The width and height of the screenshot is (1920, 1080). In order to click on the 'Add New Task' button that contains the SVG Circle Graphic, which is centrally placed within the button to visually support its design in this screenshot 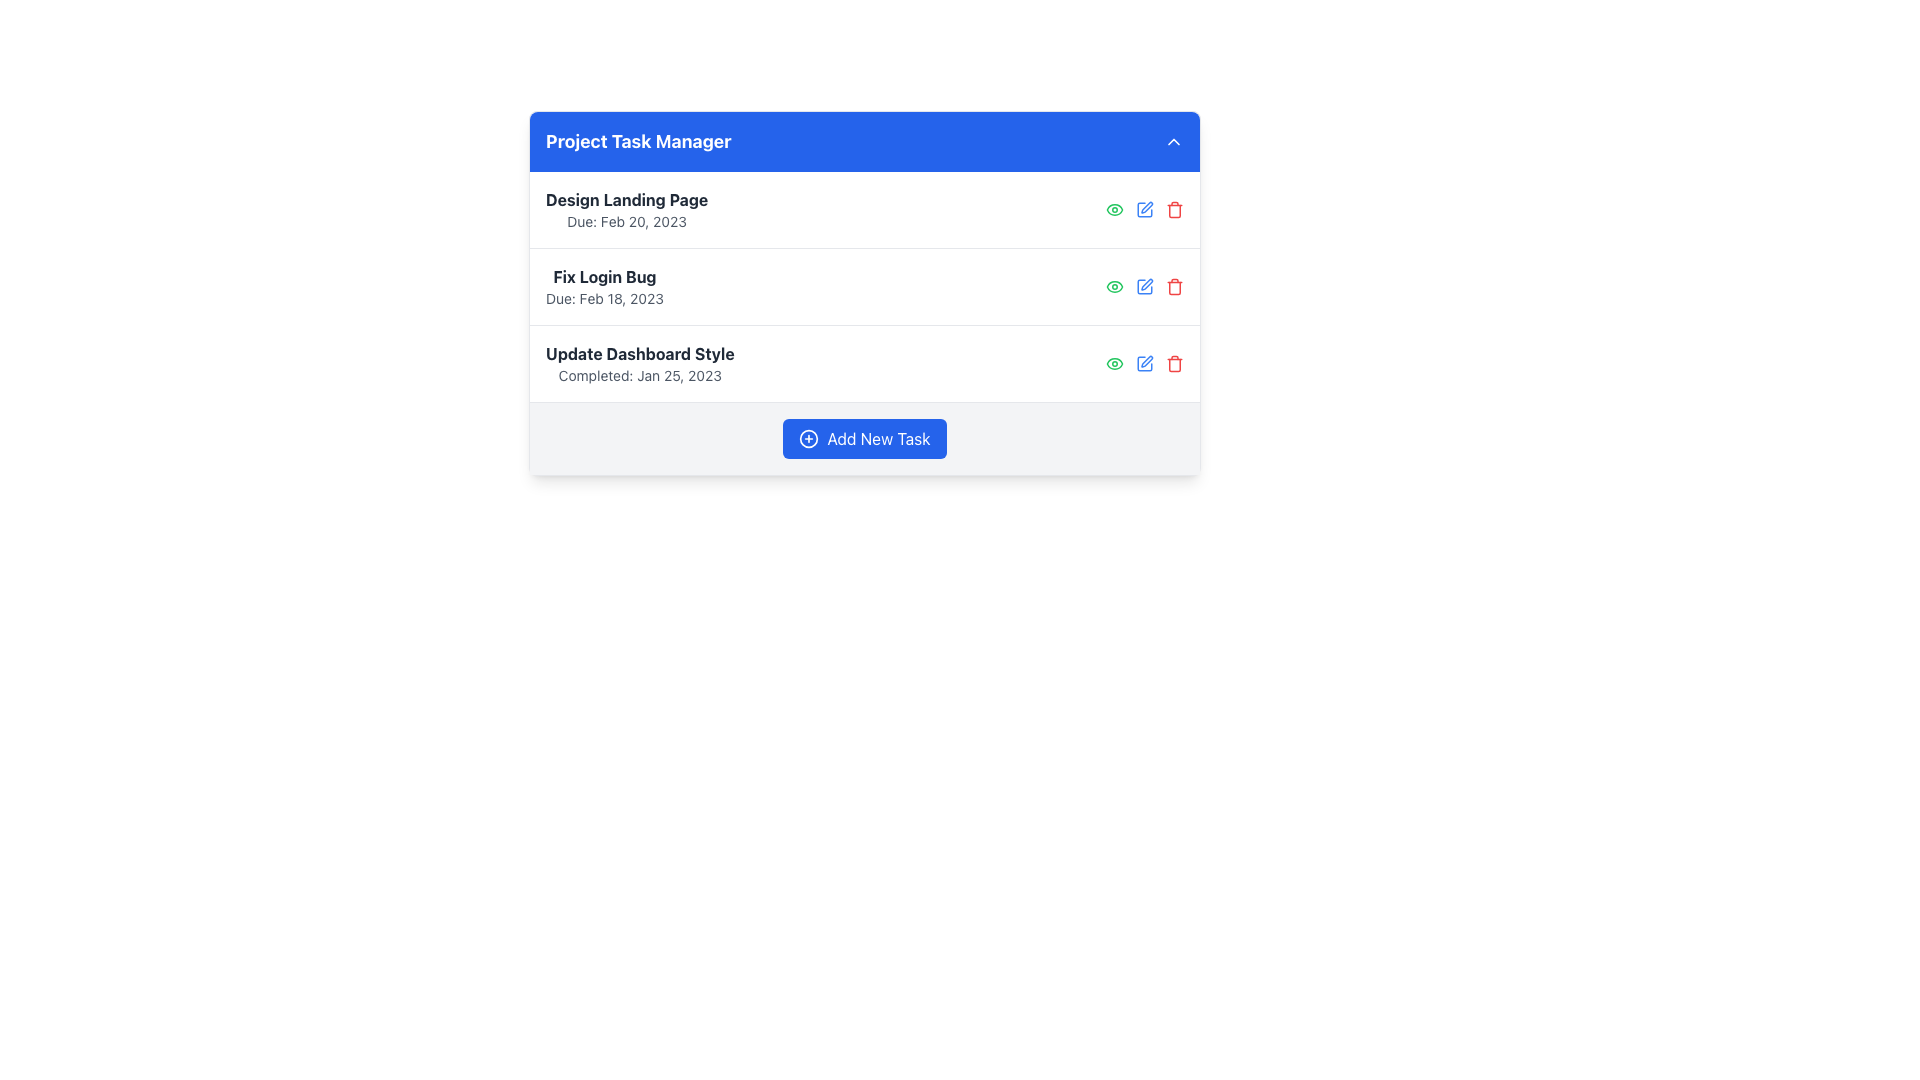, I will do `click(809, 438)`.